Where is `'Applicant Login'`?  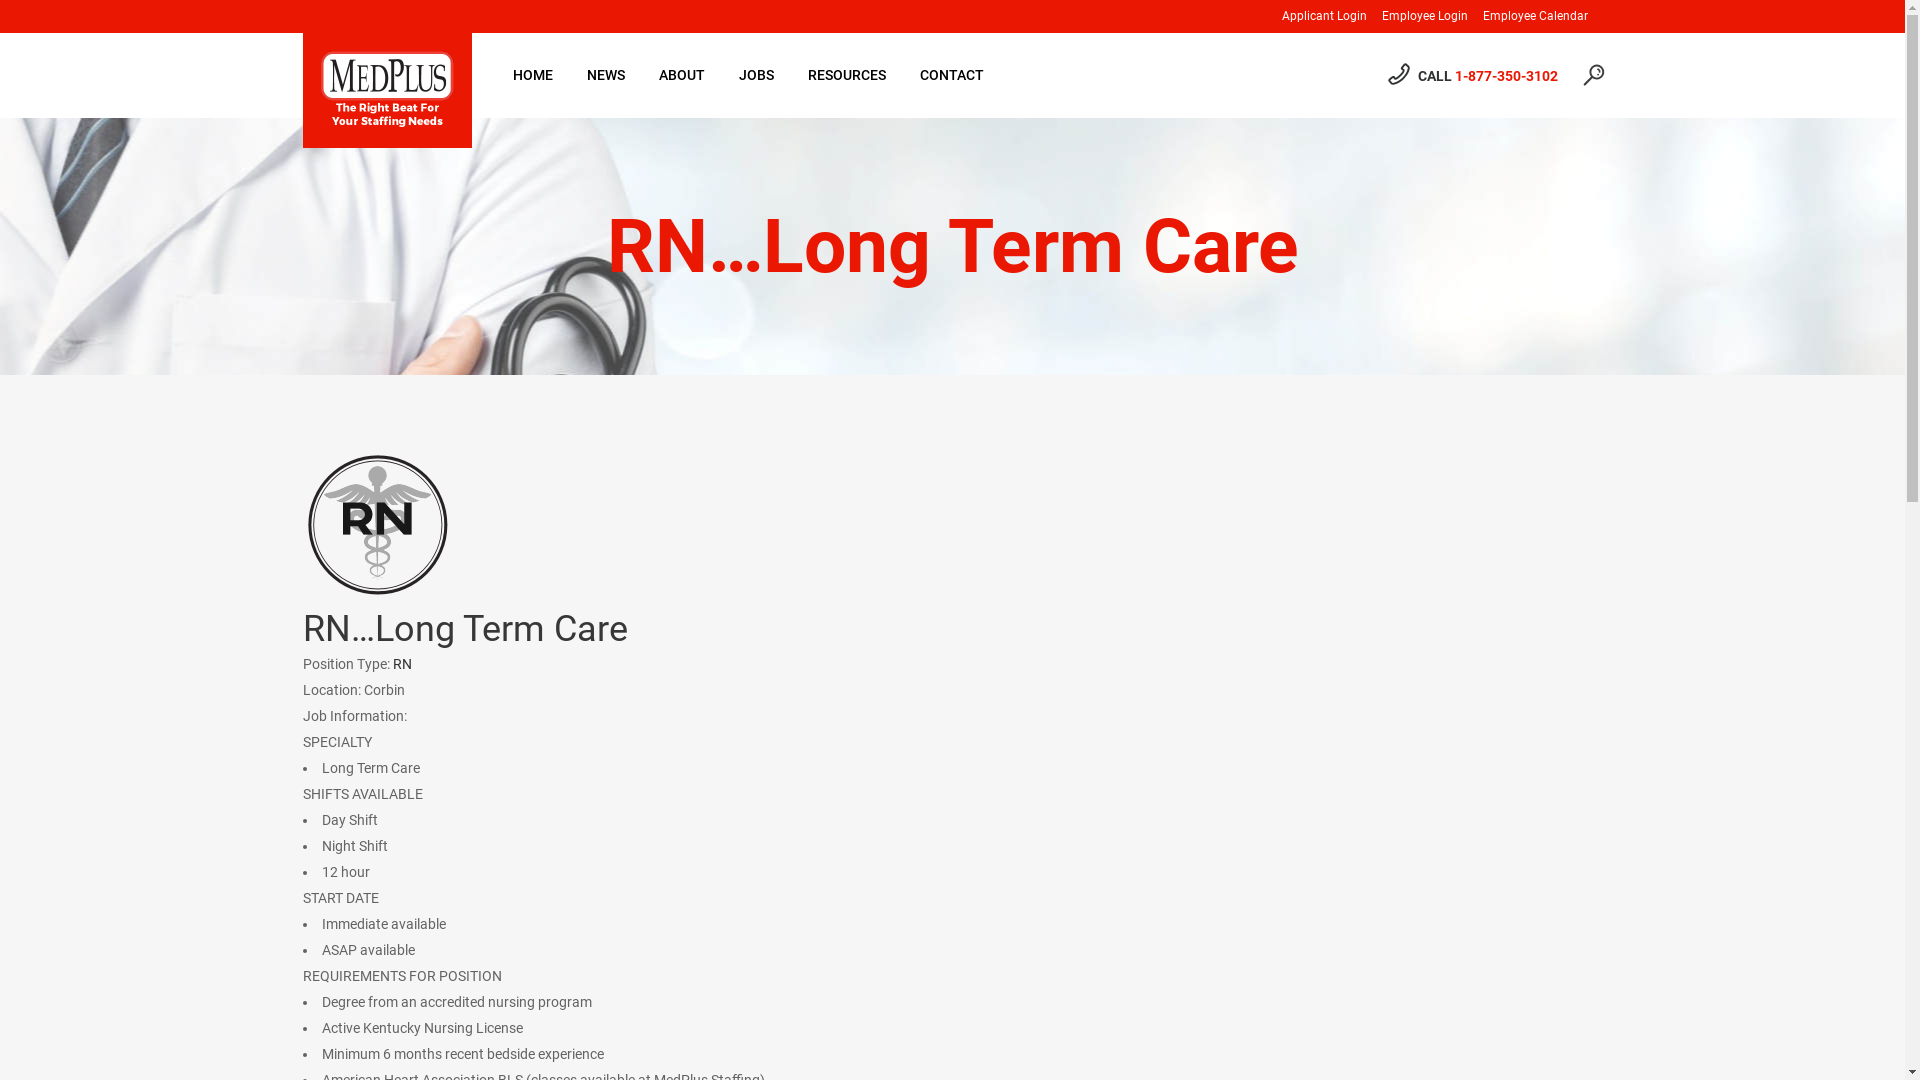
'Applicant Login' is located at coordinates (1265, 16).